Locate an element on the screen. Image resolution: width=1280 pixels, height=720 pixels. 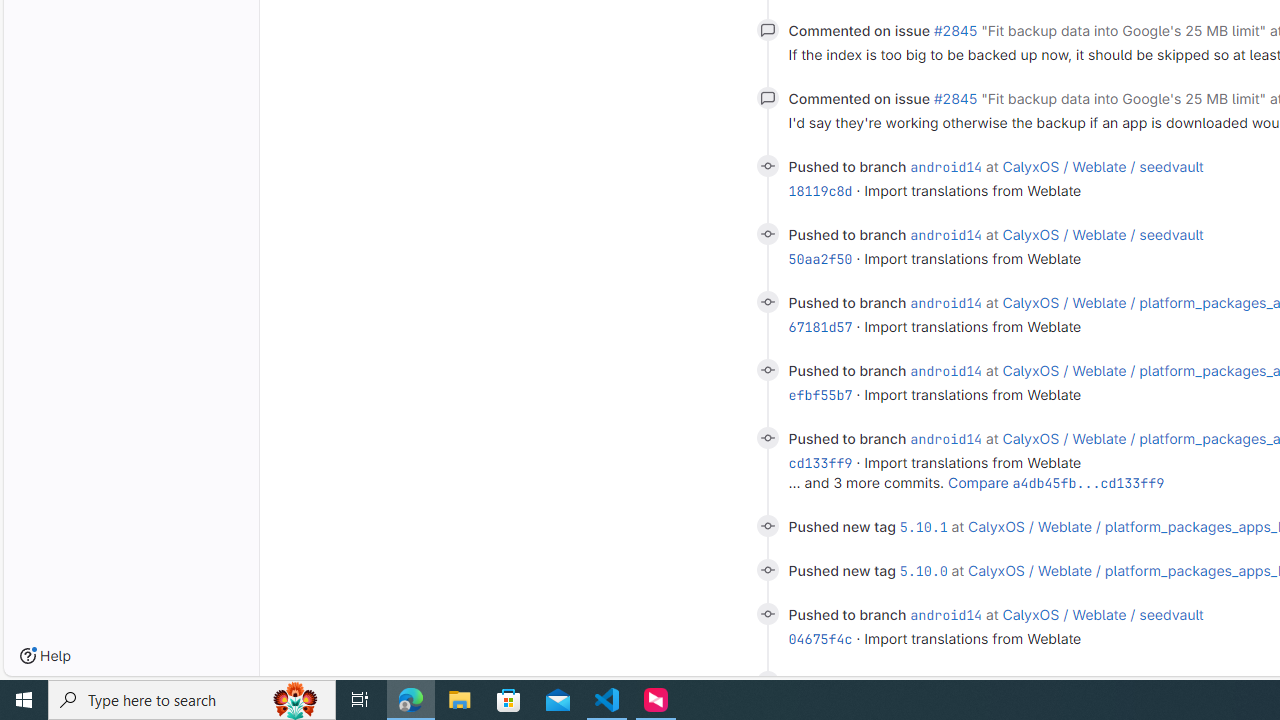
'Class: s14' is located at coordinates (766, 681).